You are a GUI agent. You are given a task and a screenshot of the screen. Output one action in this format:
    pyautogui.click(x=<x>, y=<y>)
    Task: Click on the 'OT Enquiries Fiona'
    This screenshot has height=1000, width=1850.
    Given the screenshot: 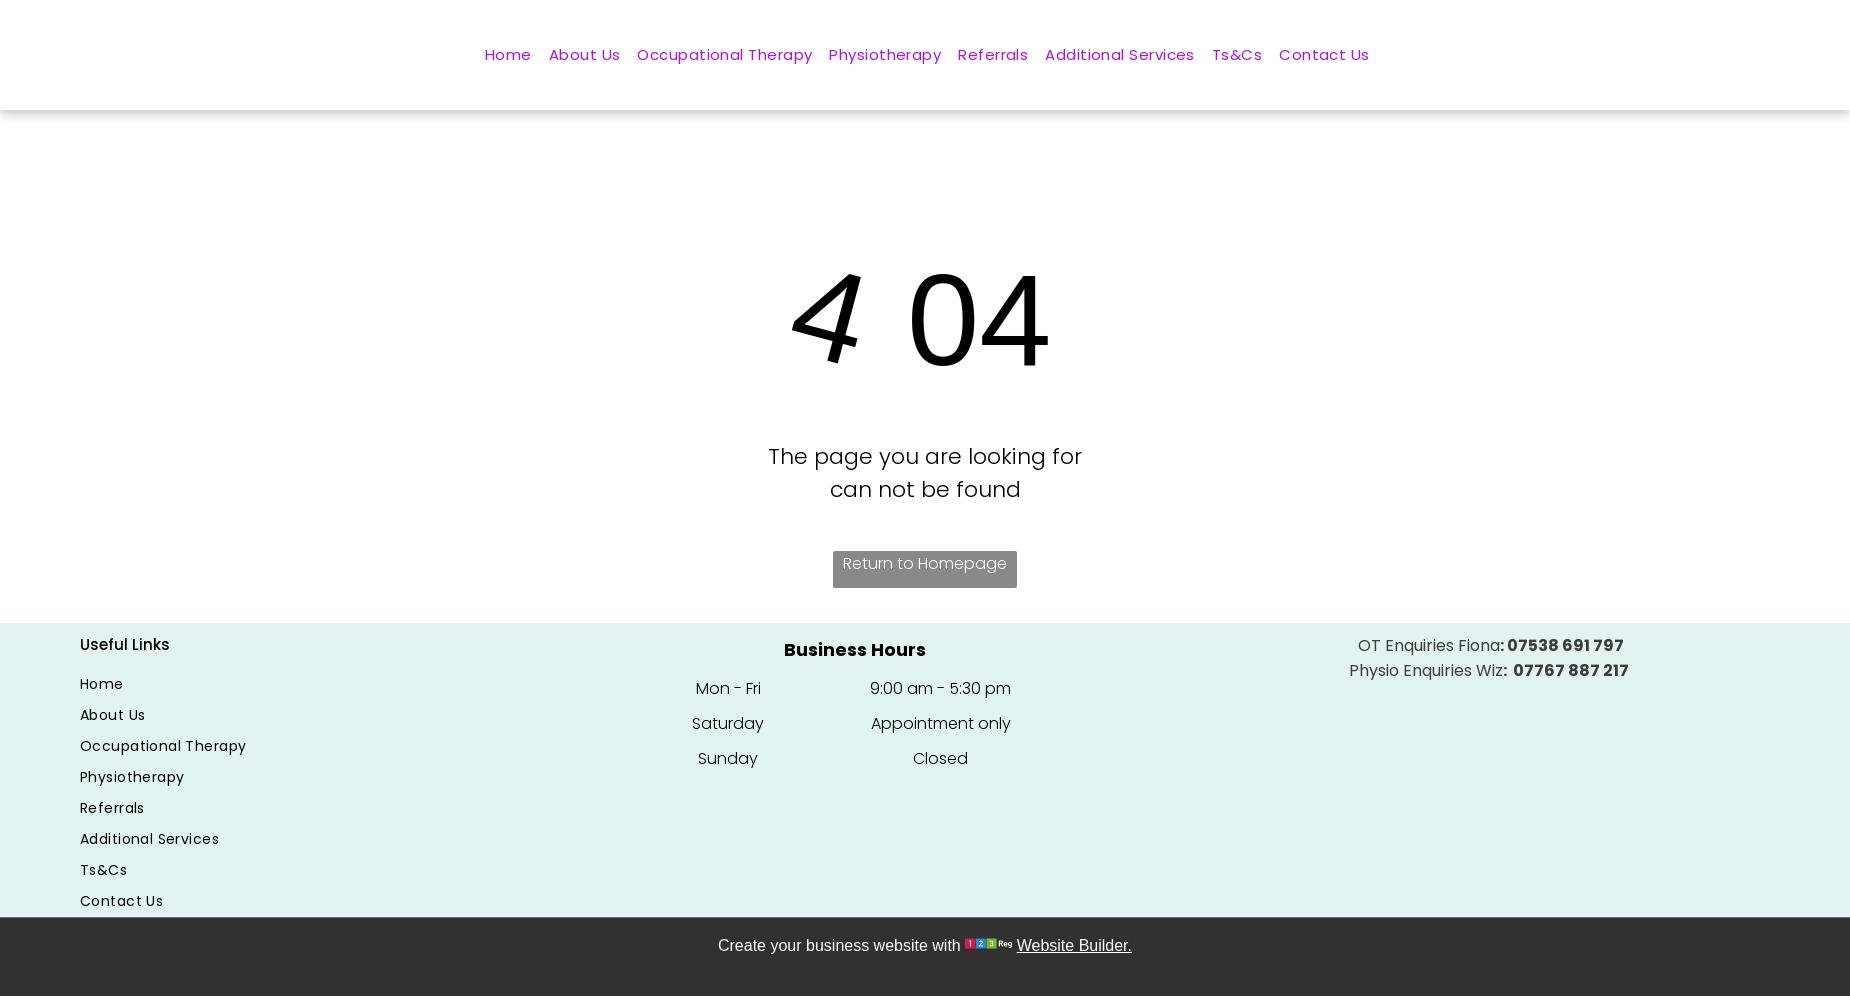 What is the action you would take?
    pyautogui.click(x=1427, y=644)
    